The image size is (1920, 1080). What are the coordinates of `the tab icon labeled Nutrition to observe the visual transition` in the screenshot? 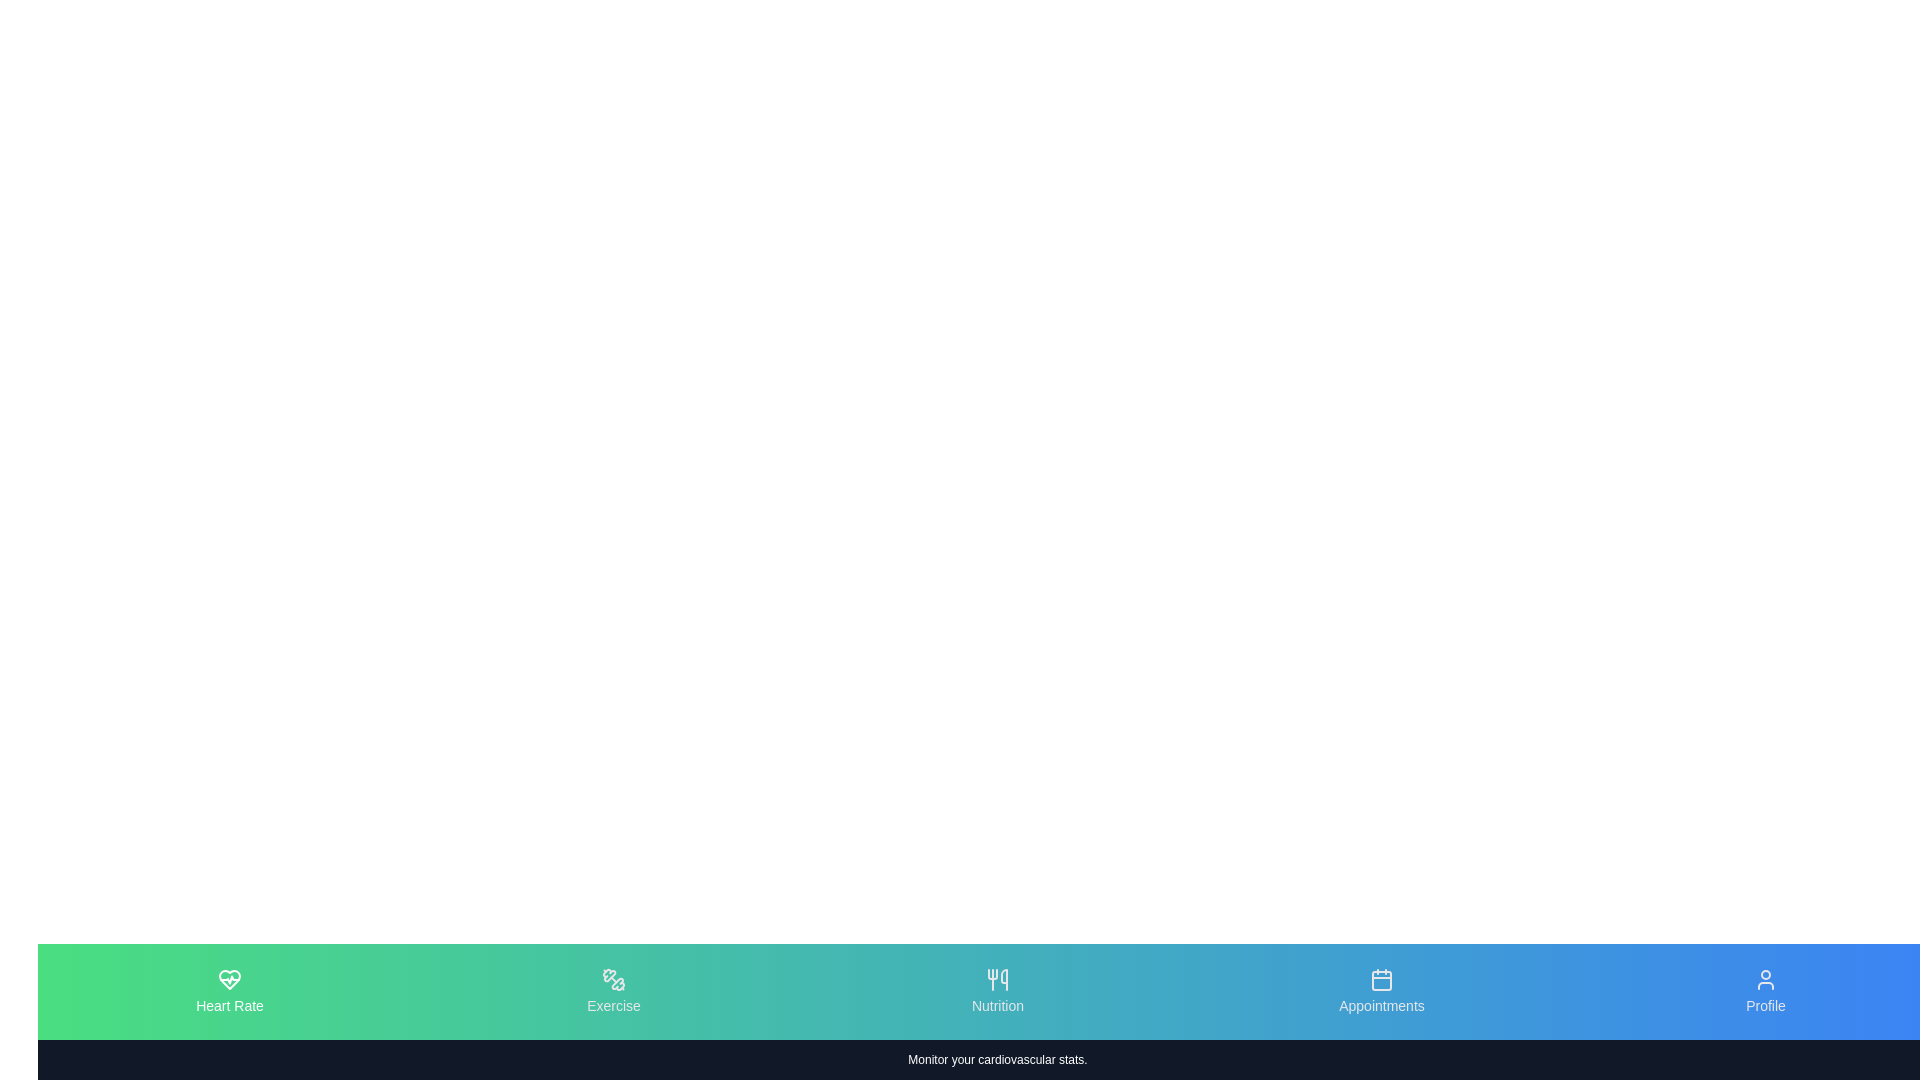 It's located at (998, 991).